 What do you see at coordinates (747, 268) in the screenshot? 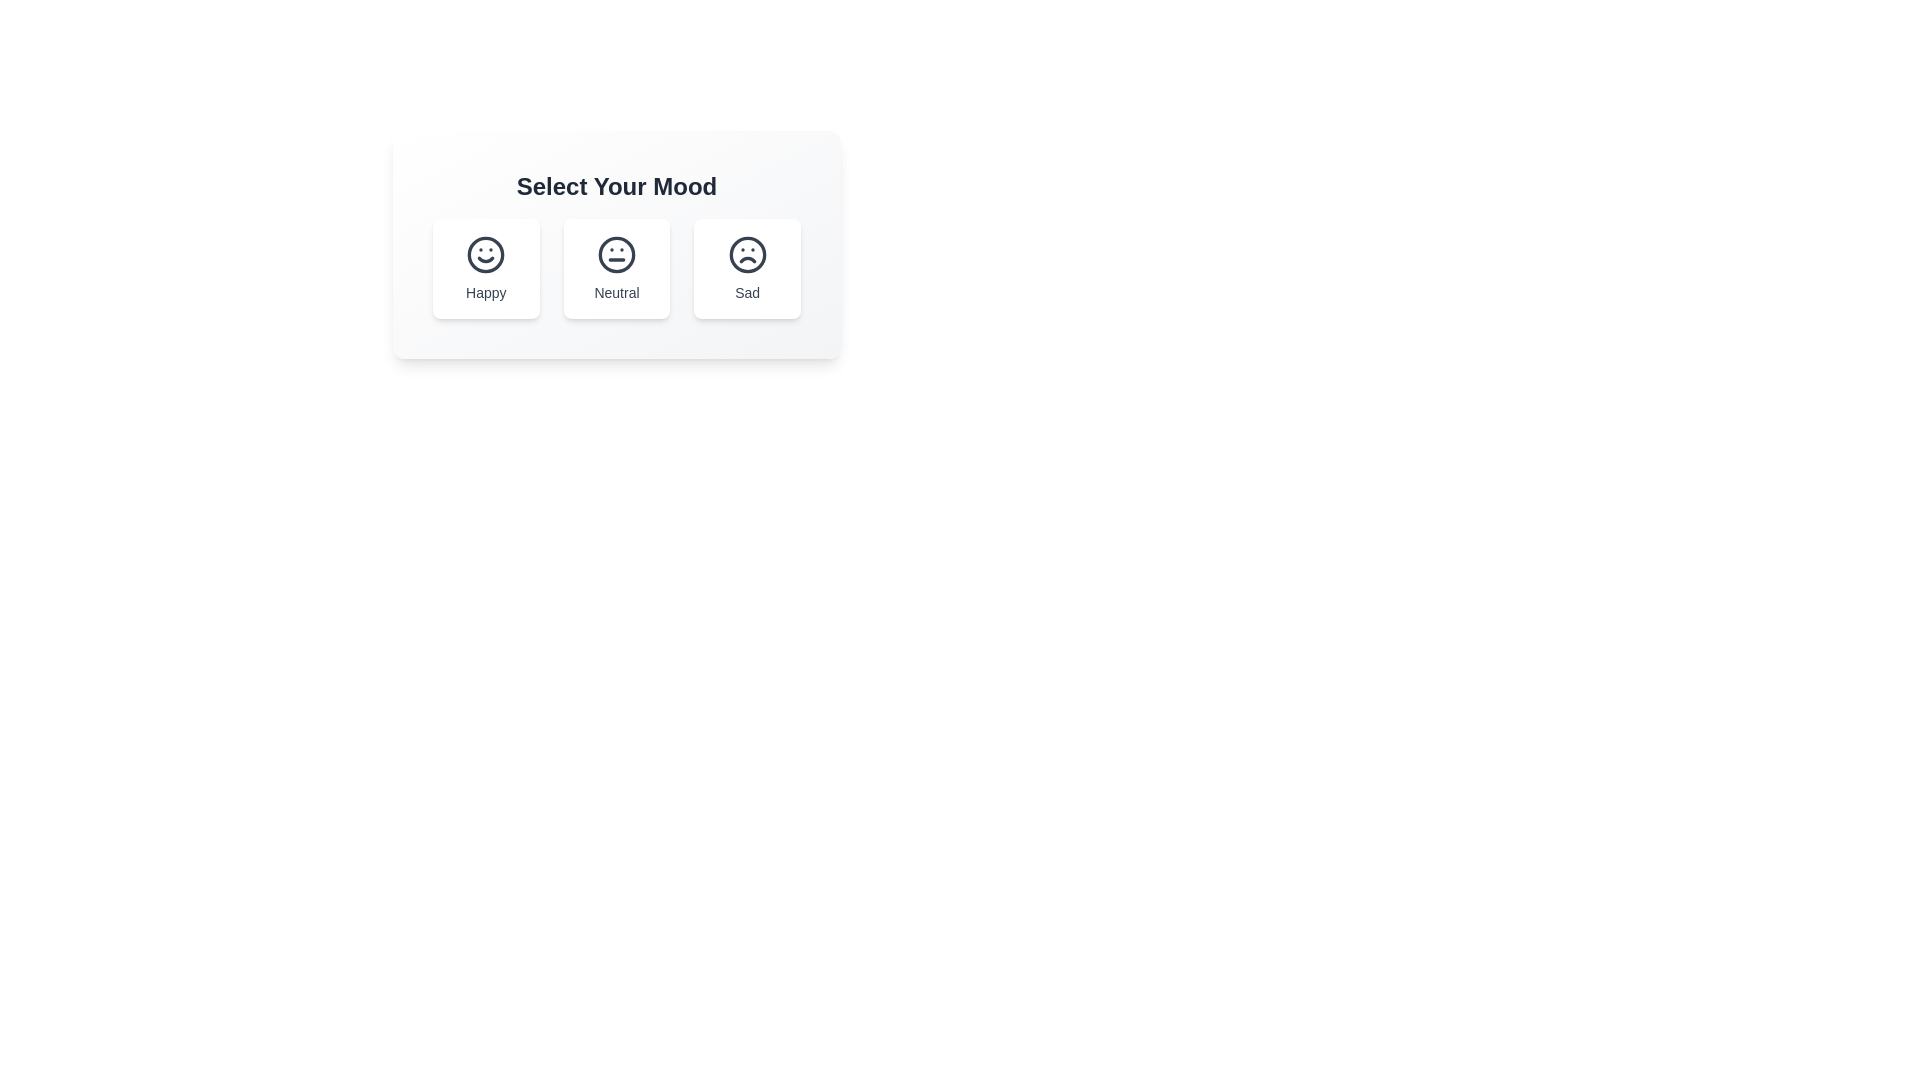
I see `the mood button labeled Sad` at bounding box center [747, 268].